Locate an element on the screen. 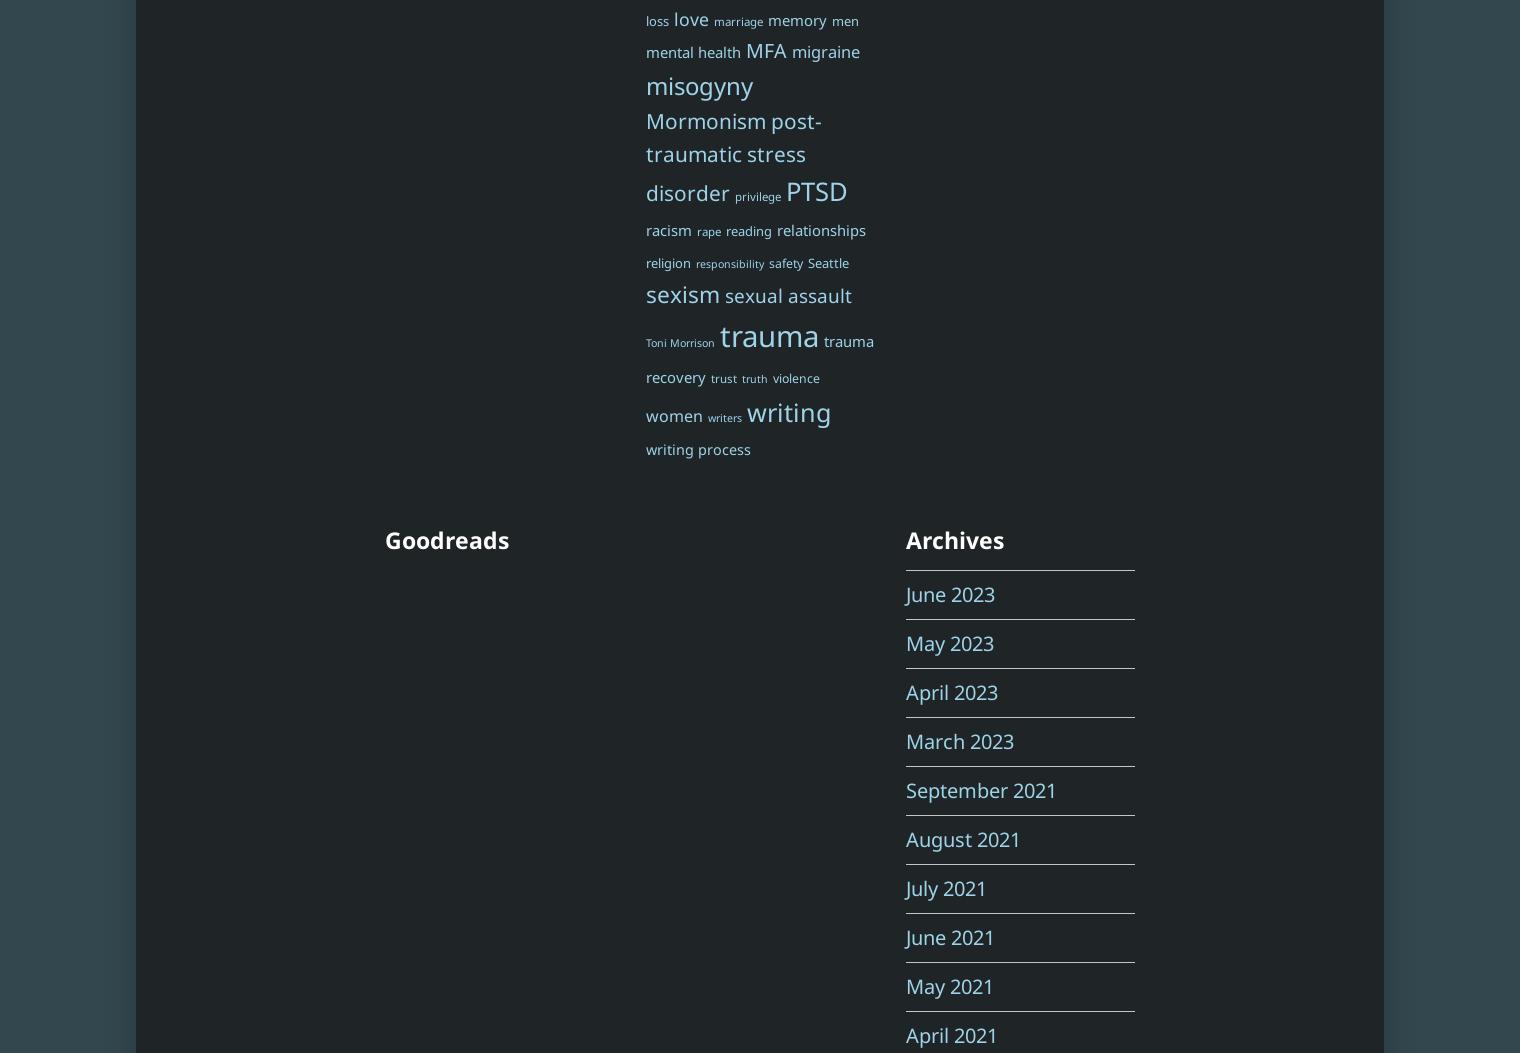 Image resolution: width=1520 pixels, height=1053 pixels. 'rape' is located at coordinates (708, 230).